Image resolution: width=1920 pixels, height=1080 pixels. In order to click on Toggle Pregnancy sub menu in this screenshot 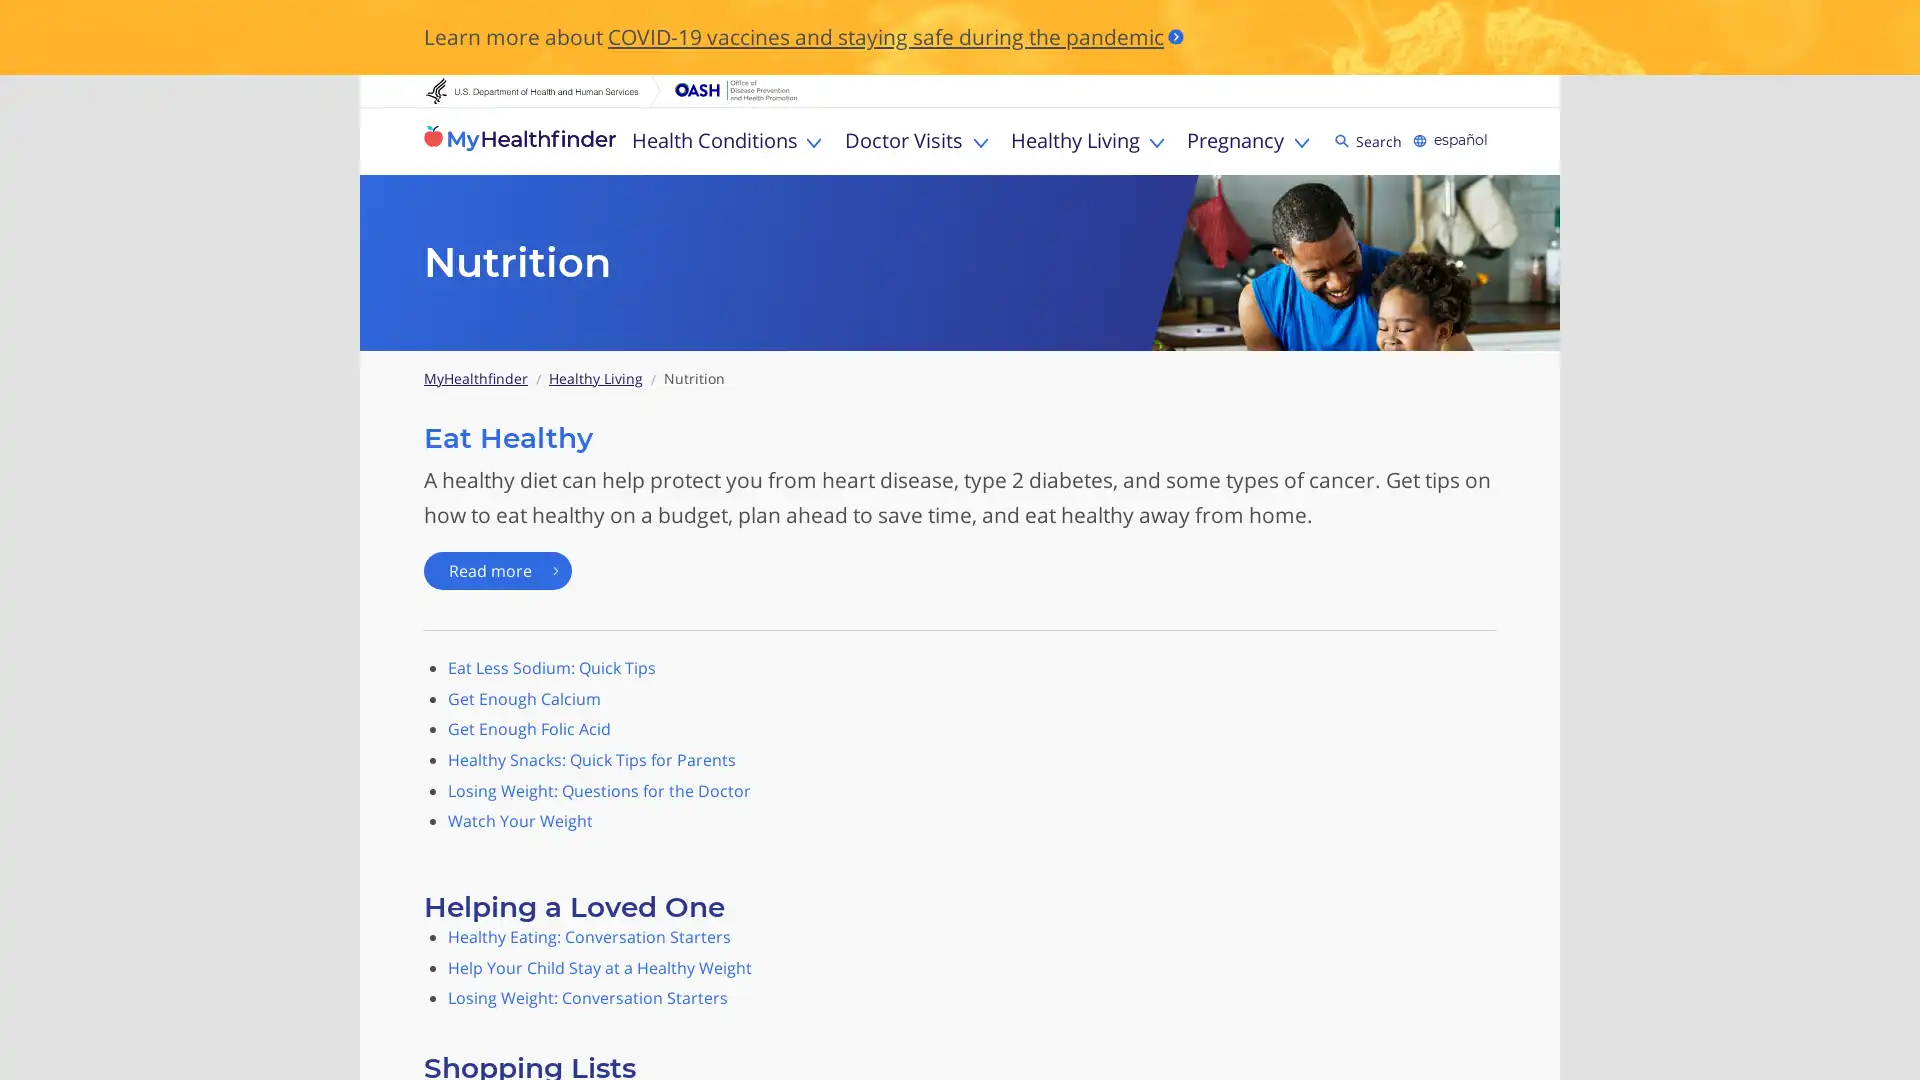, I will do `click(1301, 140)`.